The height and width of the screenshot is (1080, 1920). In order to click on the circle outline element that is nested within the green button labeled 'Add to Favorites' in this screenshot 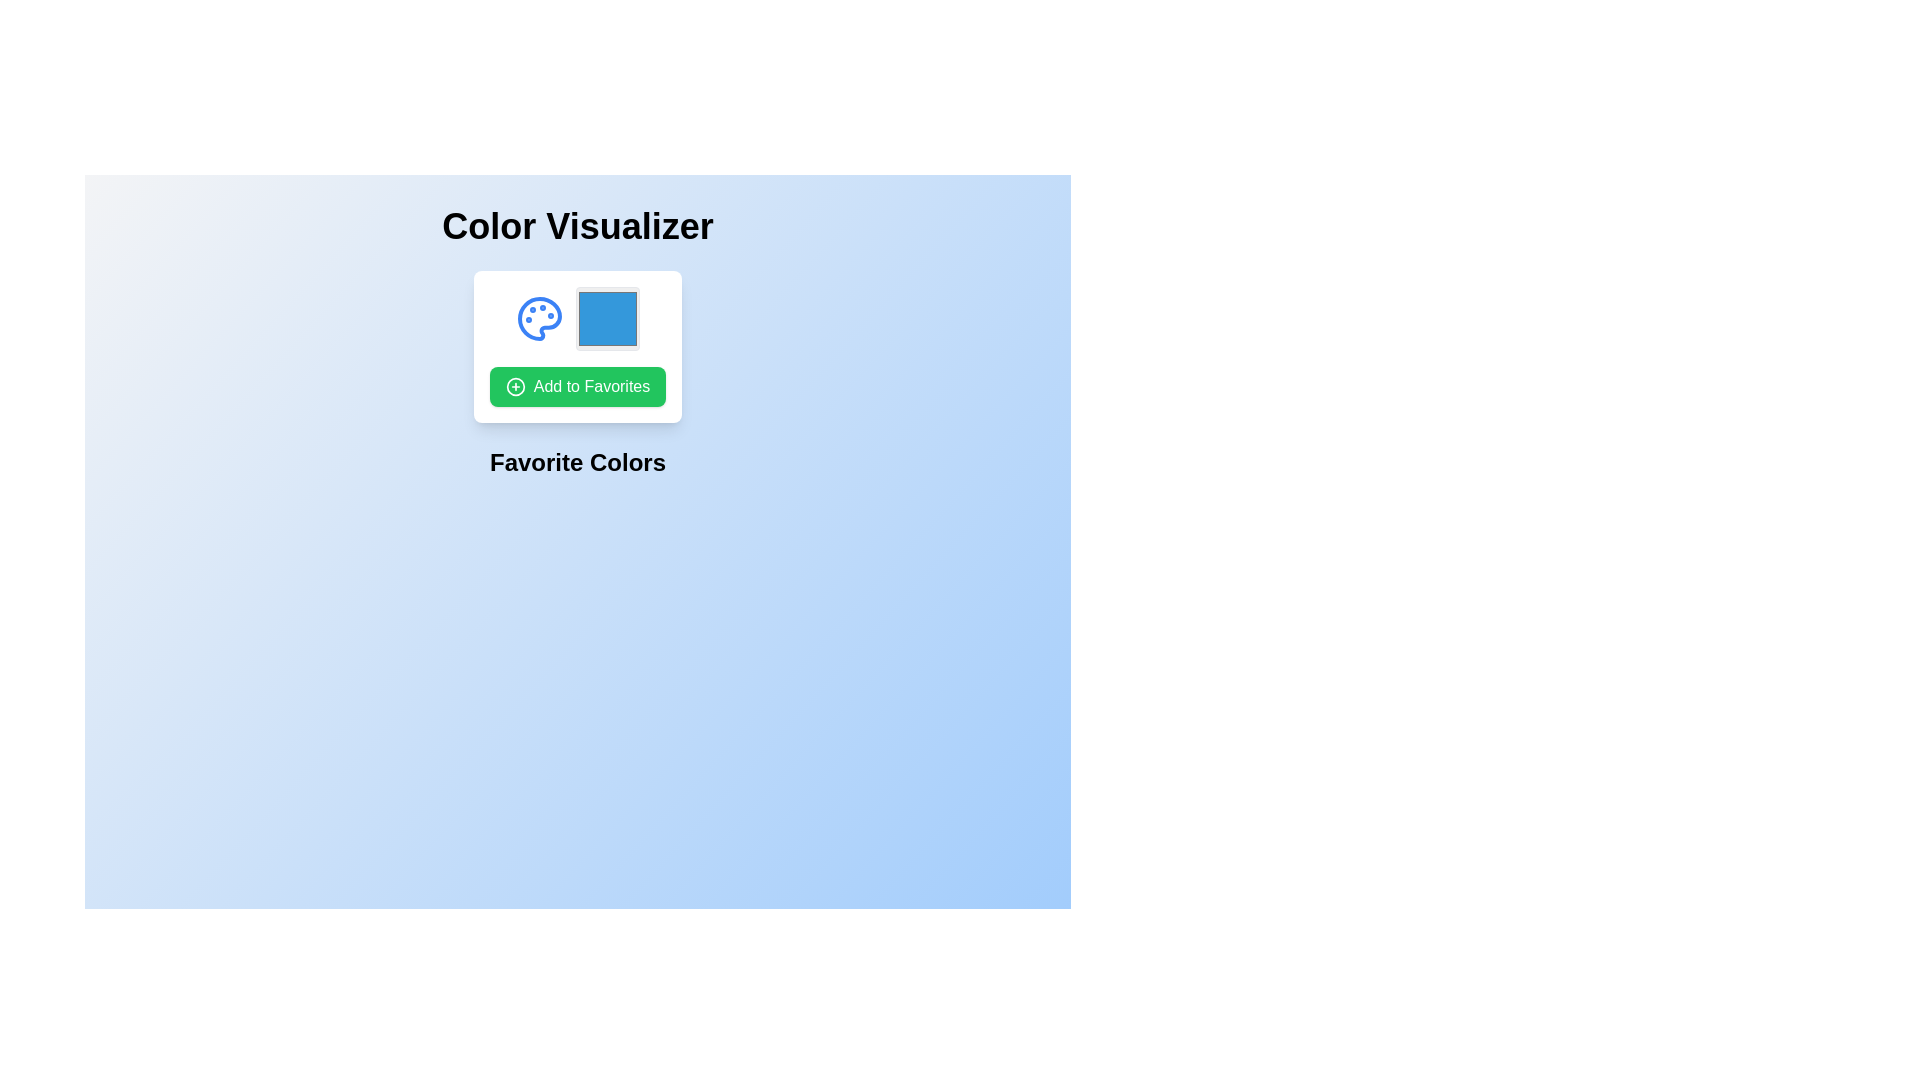, I will do `click(515, 386)`.